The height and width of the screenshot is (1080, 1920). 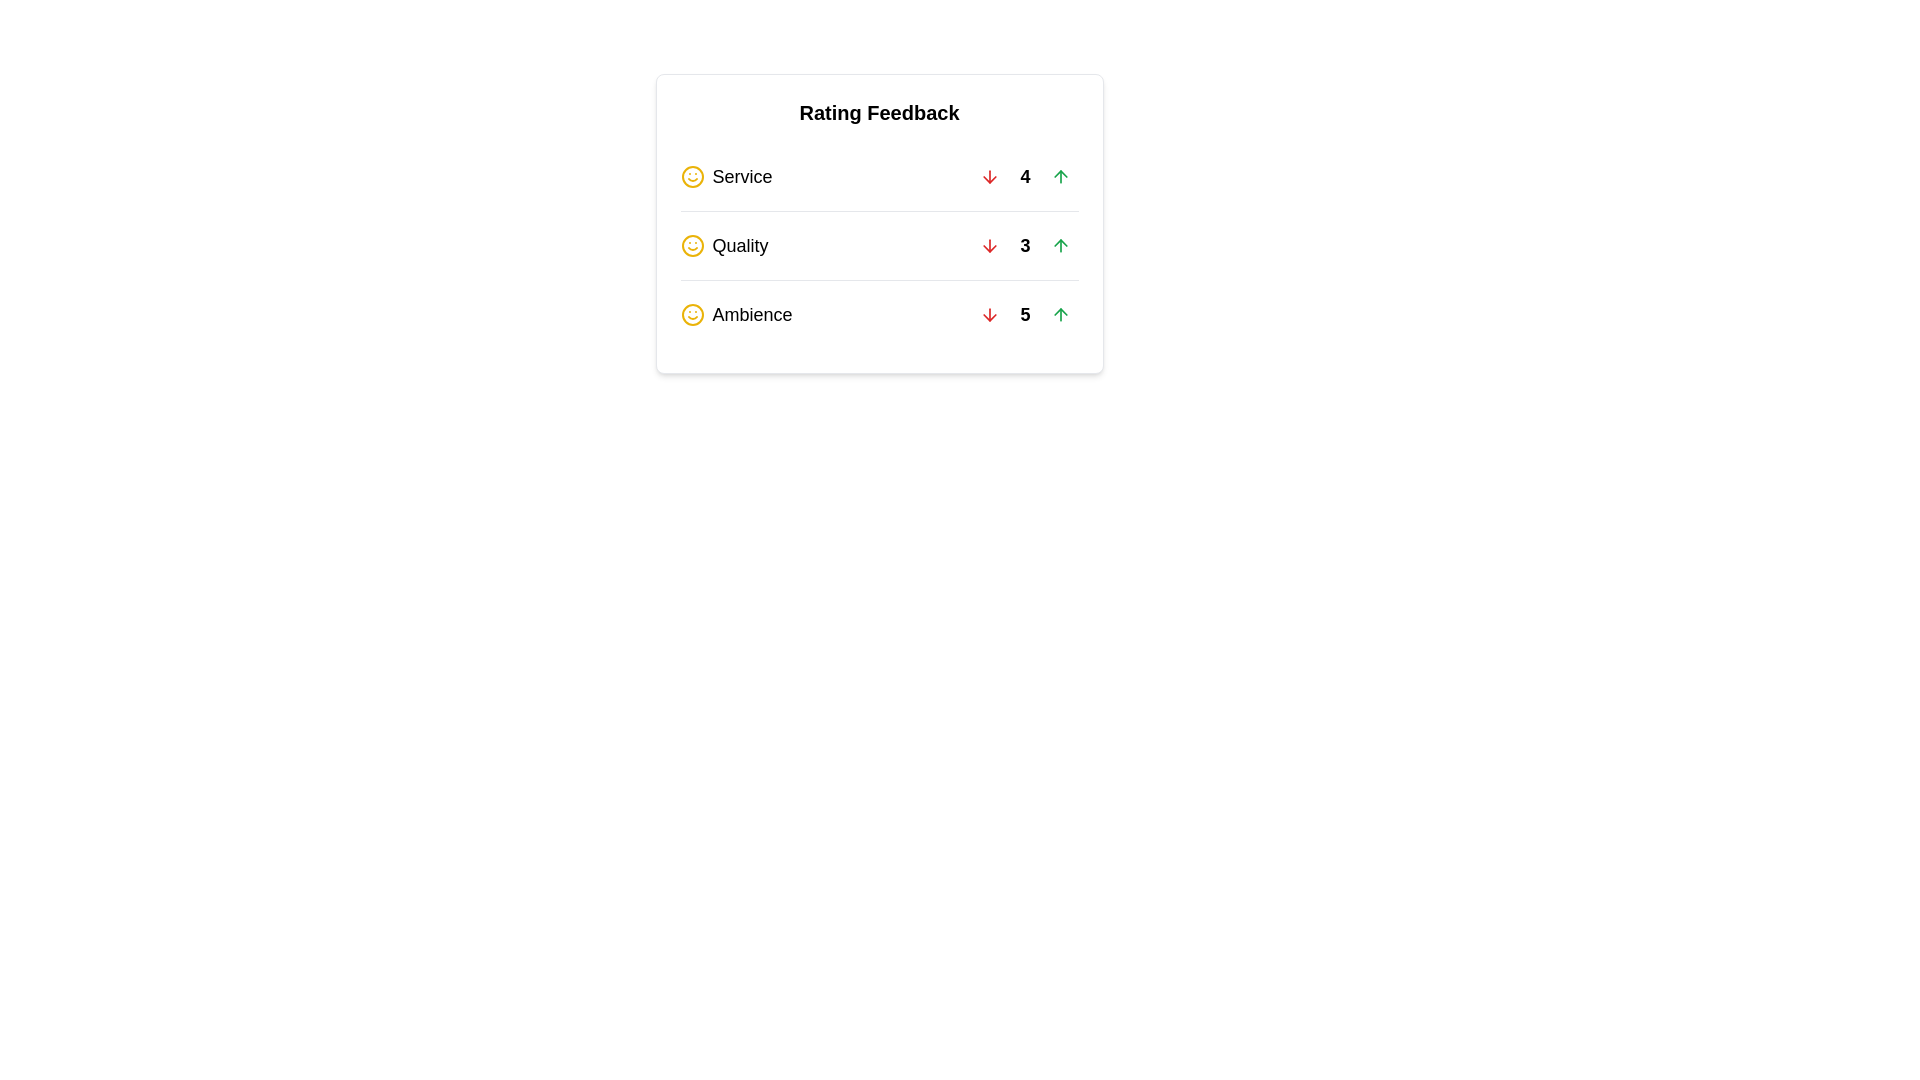 I want to click on smile icon in the first row of the 'Rating Feedback' section, which displays the rating for the 'Service' aspect, so click(x=879, y=176).